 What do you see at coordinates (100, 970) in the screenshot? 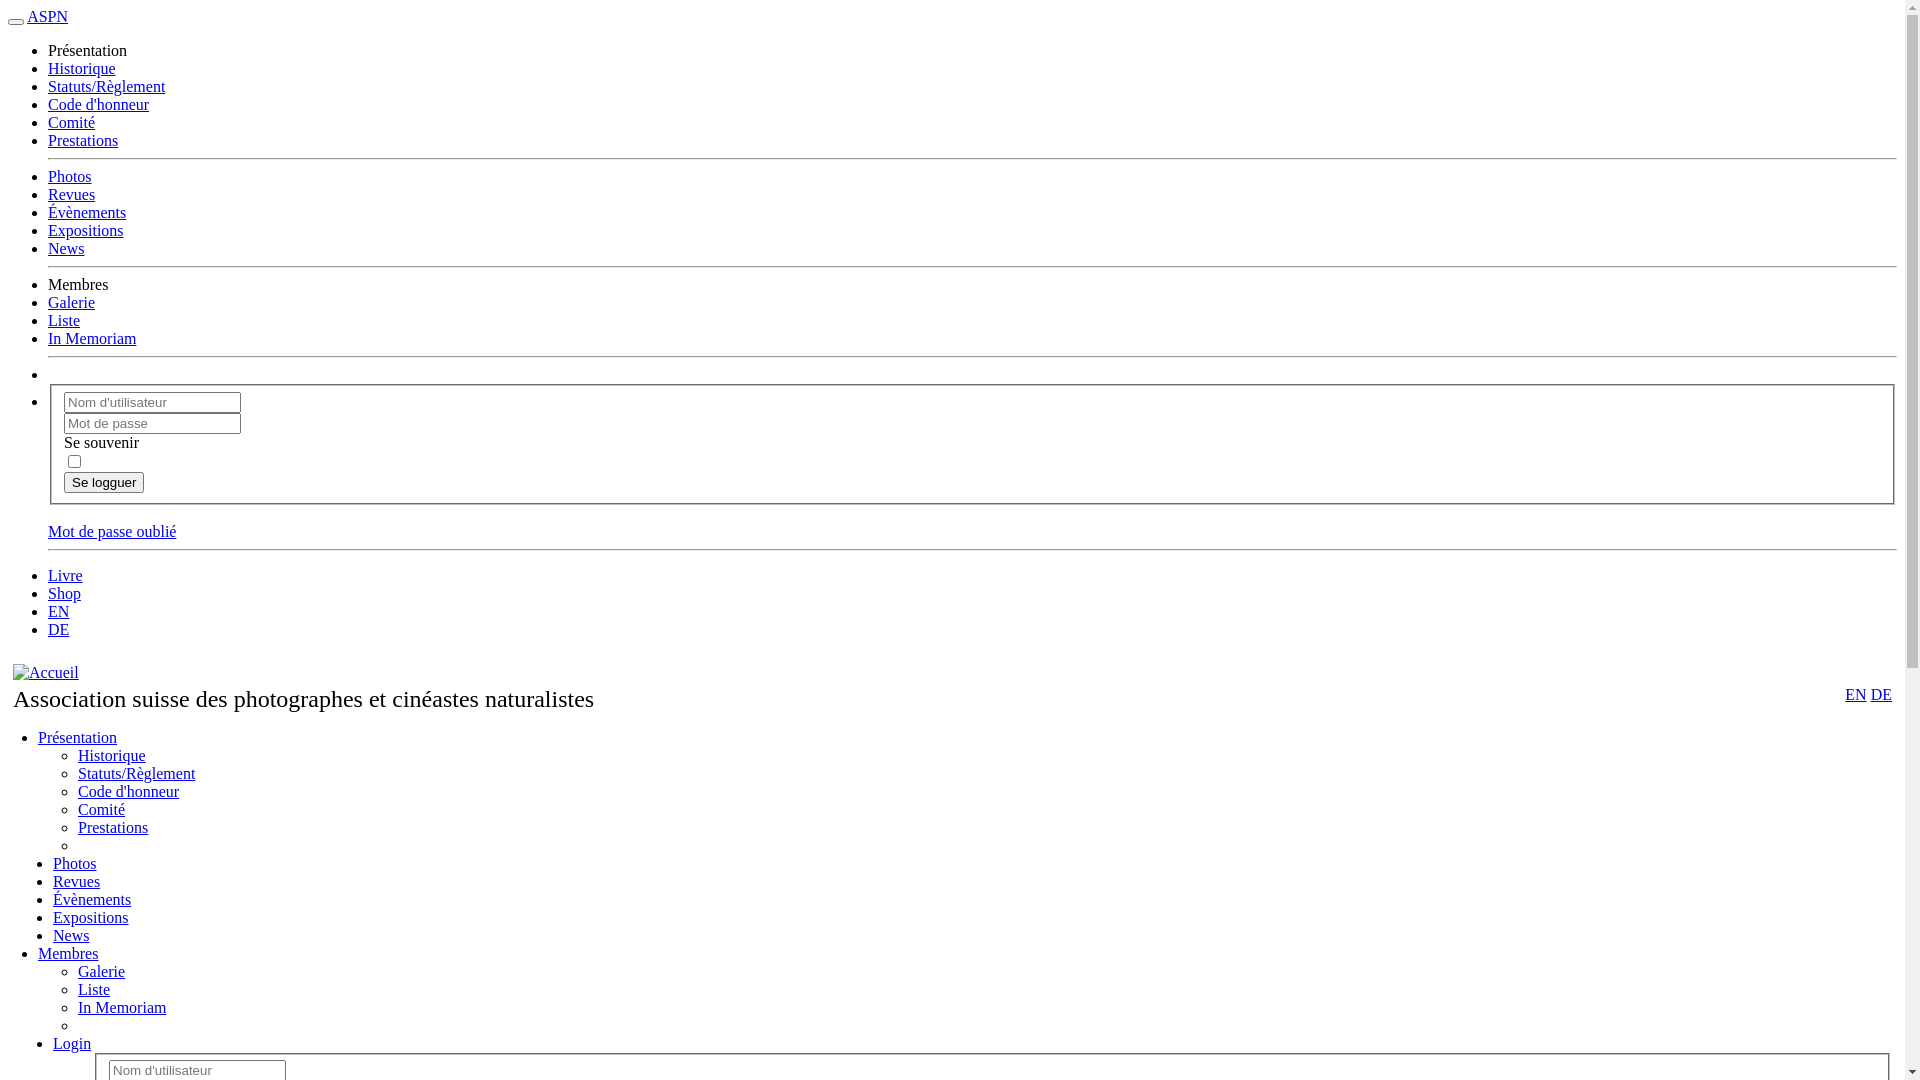
I see `'Galerie'` at bounding box center [100, 970].